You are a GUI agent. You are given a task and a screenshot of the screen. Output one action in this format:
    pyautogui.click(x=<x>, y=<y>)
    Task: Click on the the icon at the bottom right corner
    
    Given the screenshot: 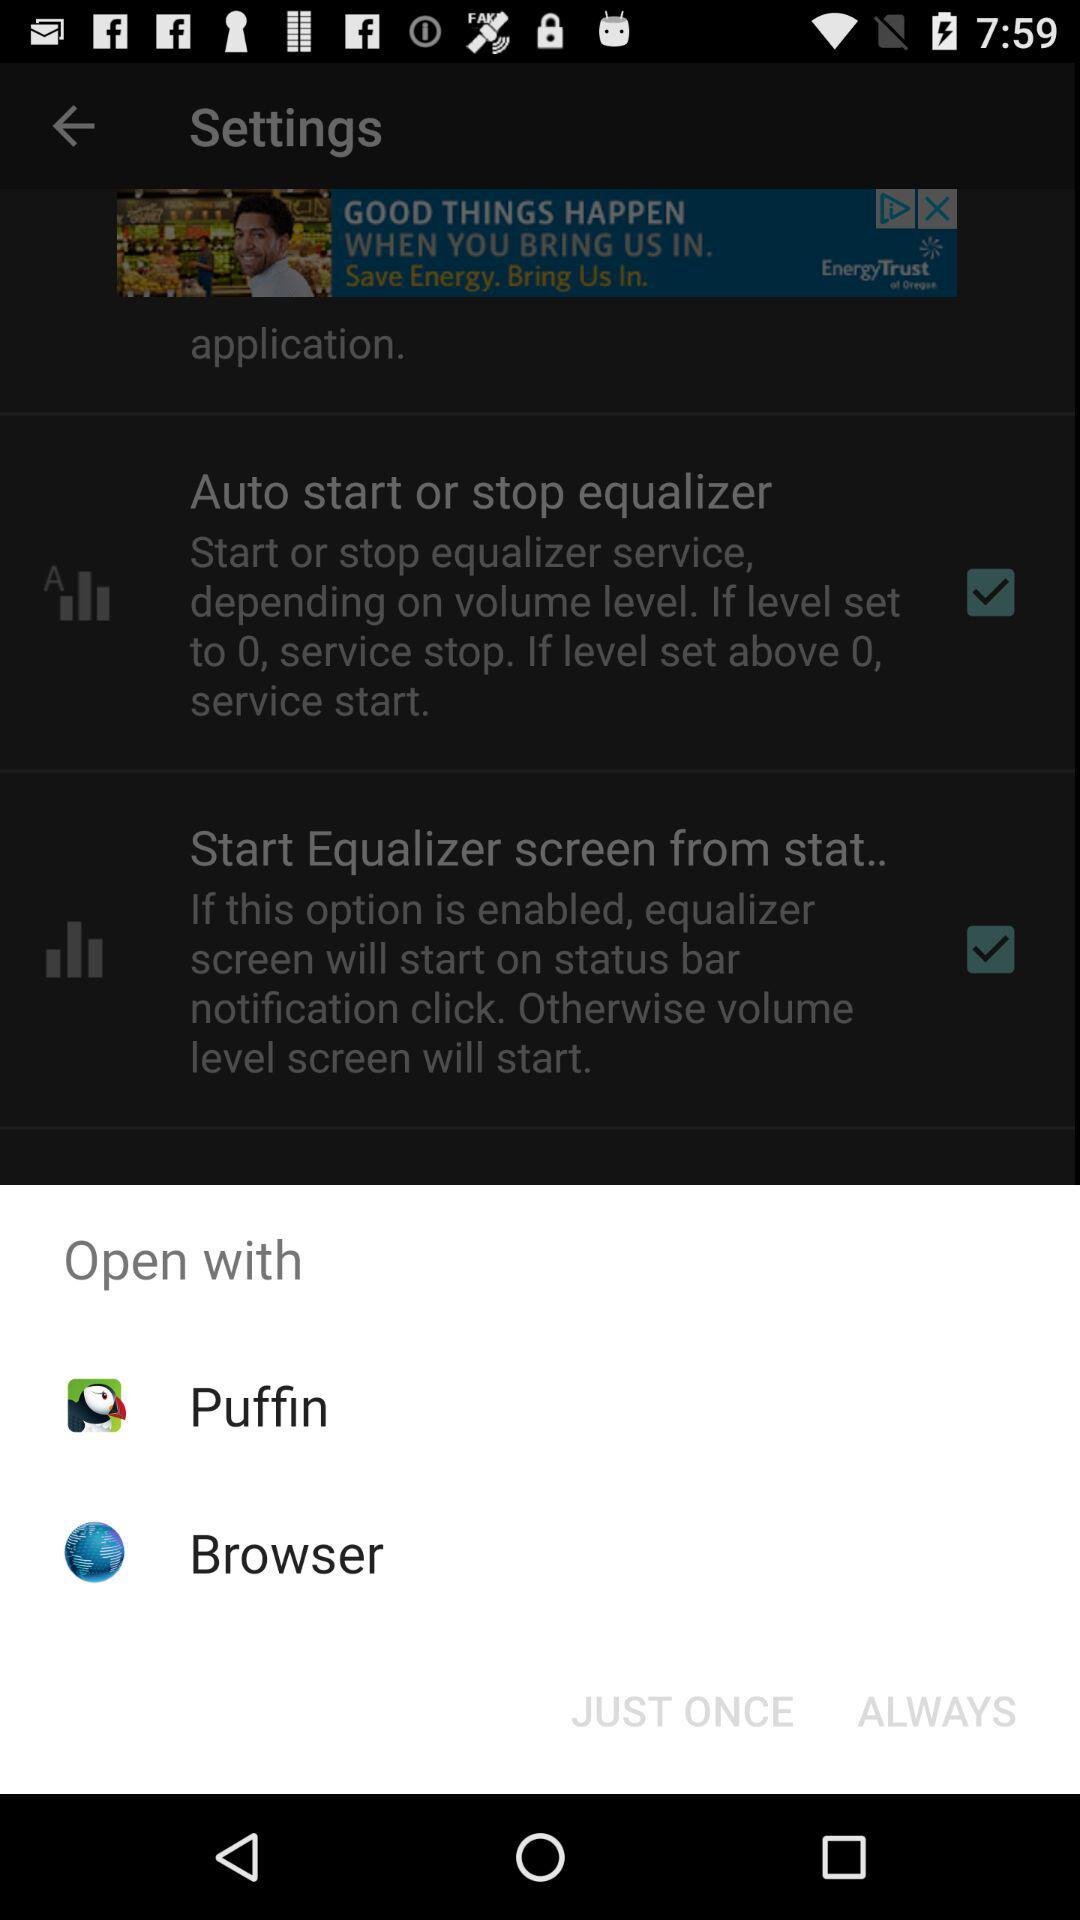 What is the action you would take?
    pyautogui.click(x=937, y=1708)
    